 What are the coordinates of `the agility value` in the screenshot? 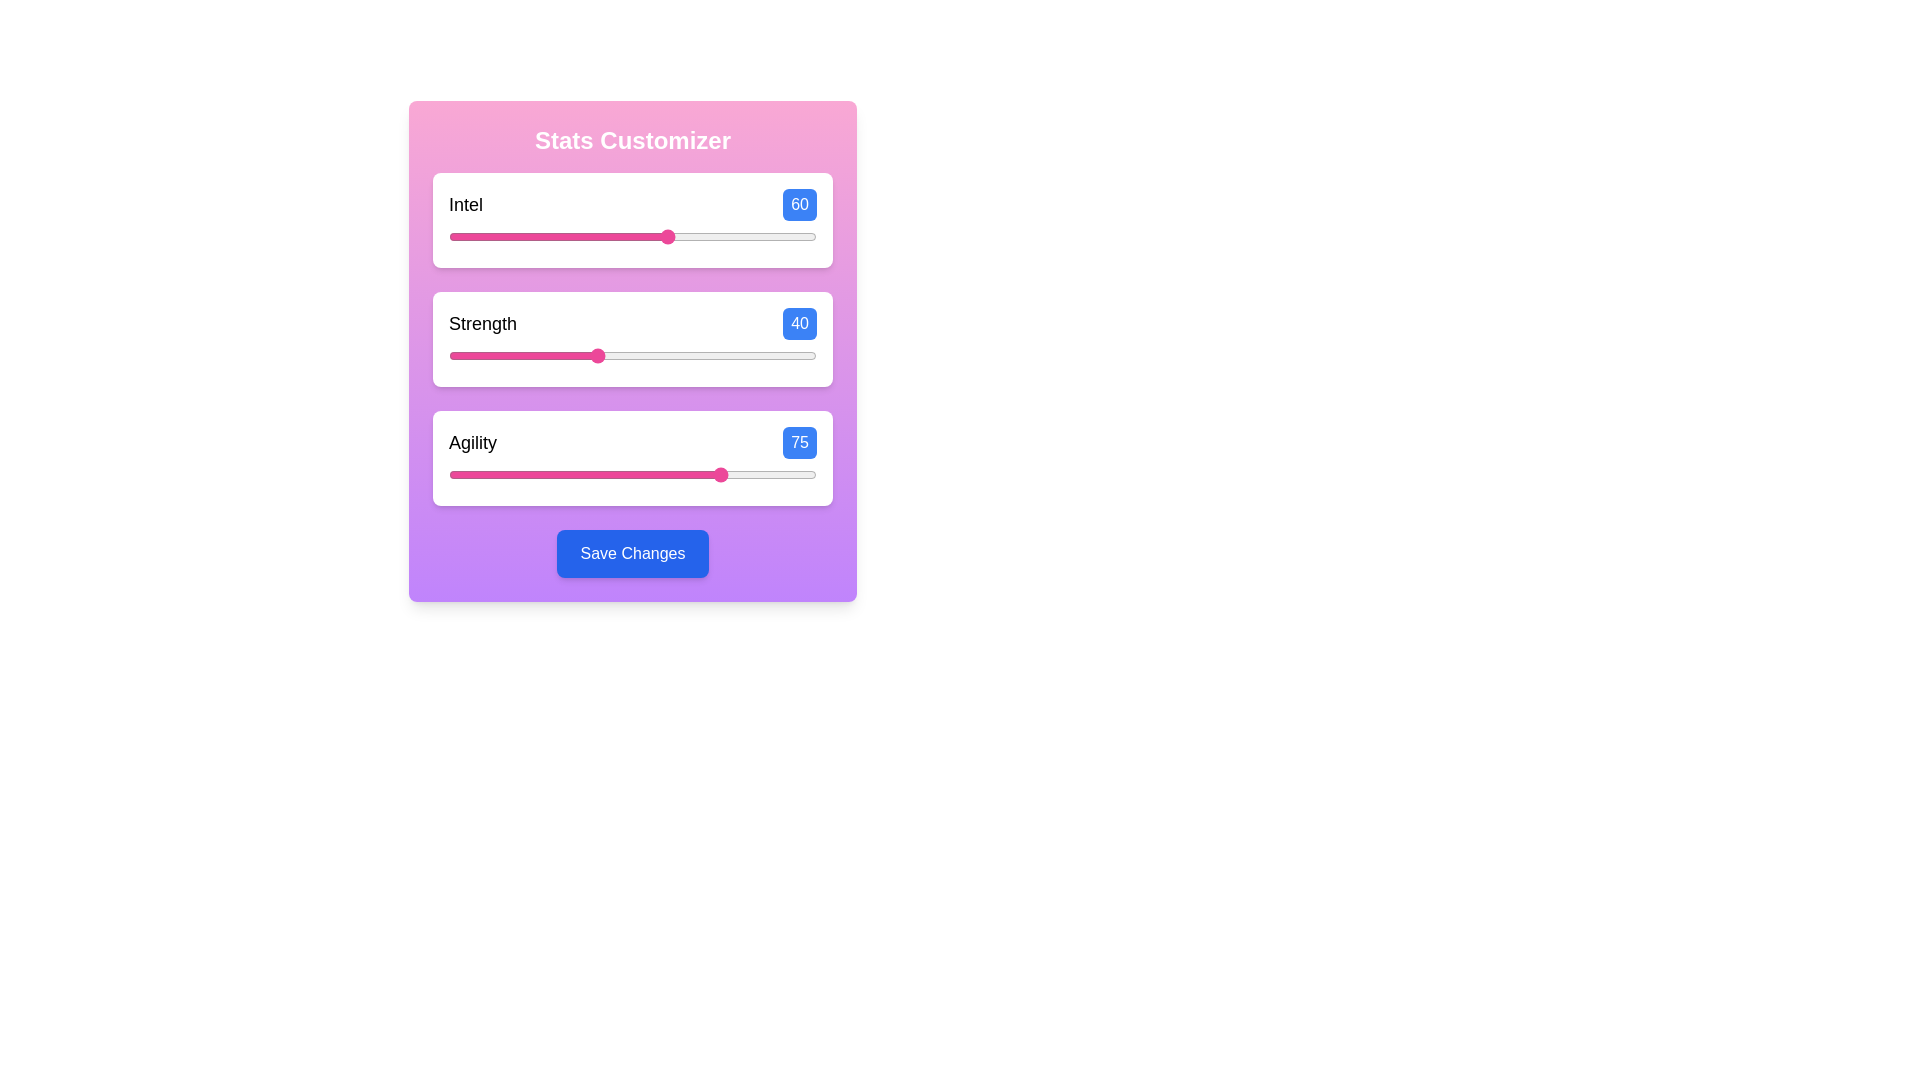 It's located at (533, 474).